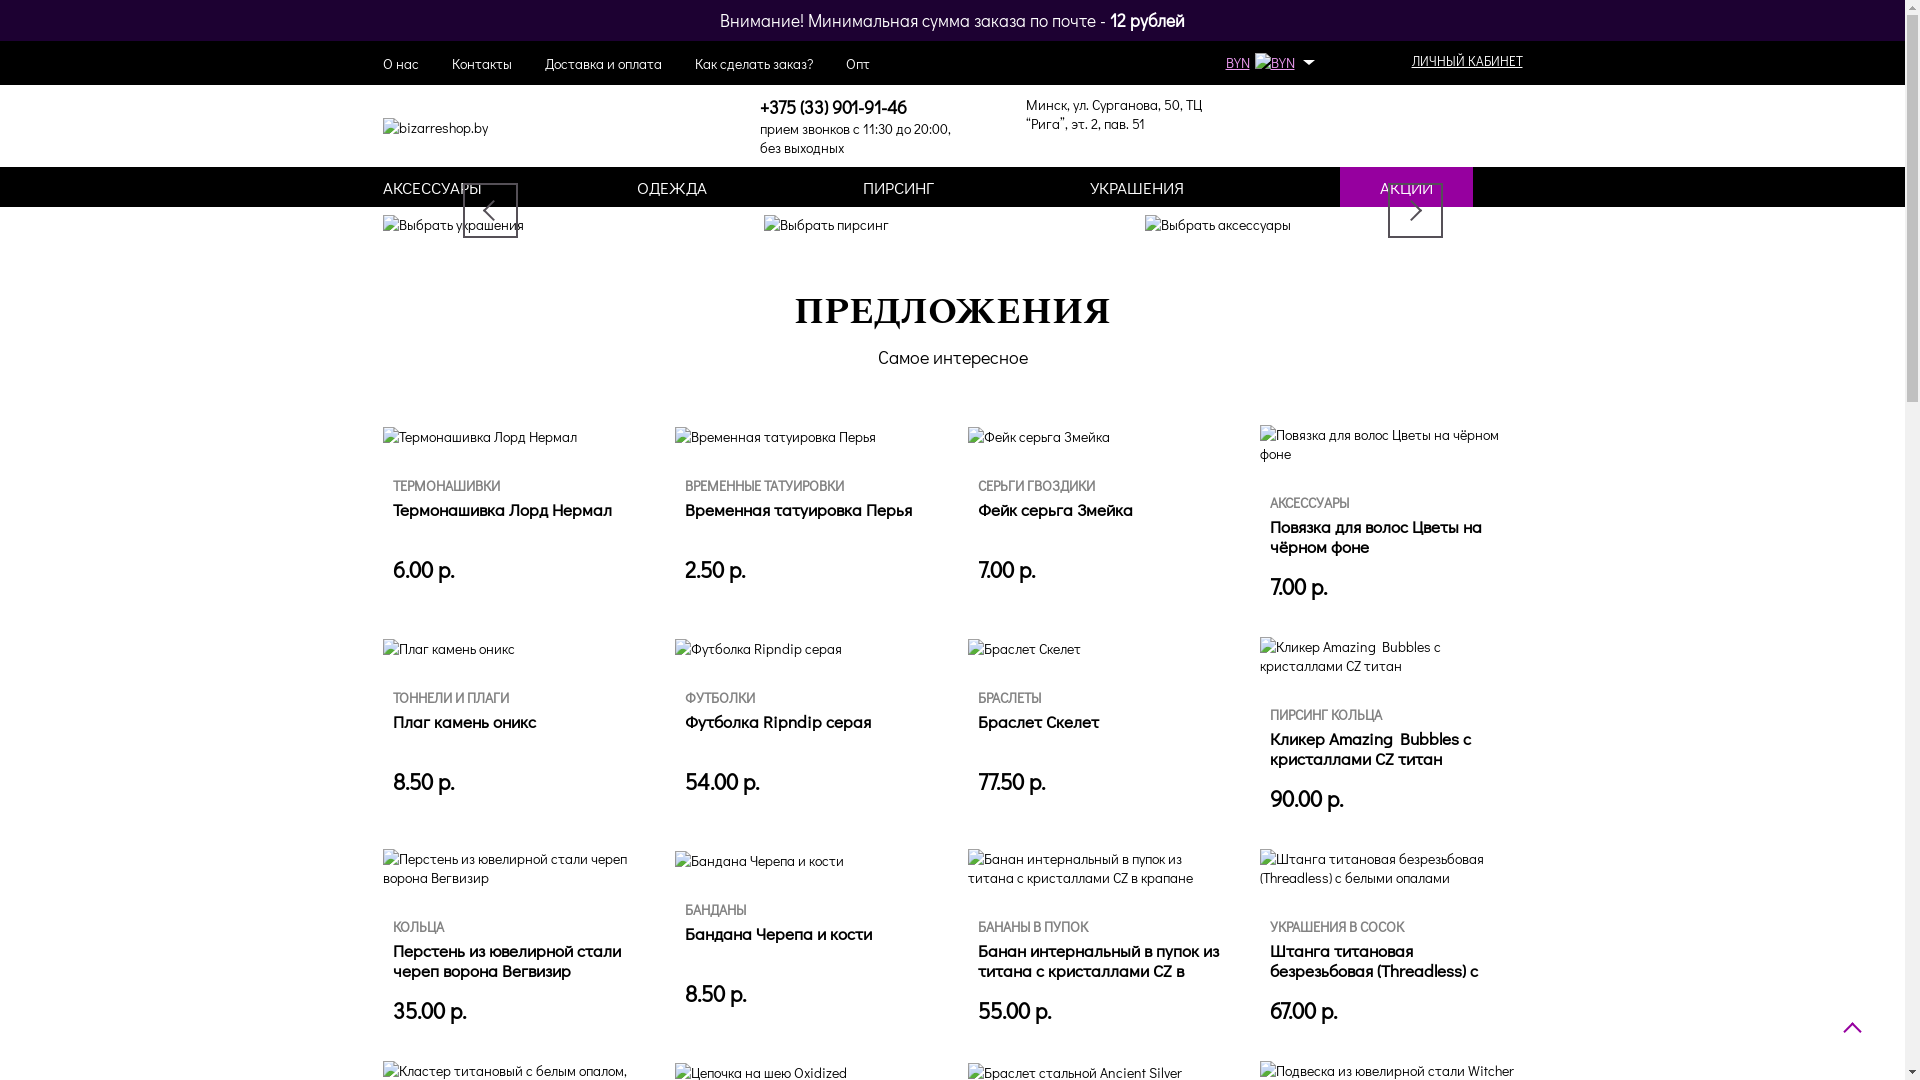 This screenshot has width=1920, height=1080. Describe the element at coordinates (433, 127) in the screenshot. I see `'bizarreshop.by'` at that location.